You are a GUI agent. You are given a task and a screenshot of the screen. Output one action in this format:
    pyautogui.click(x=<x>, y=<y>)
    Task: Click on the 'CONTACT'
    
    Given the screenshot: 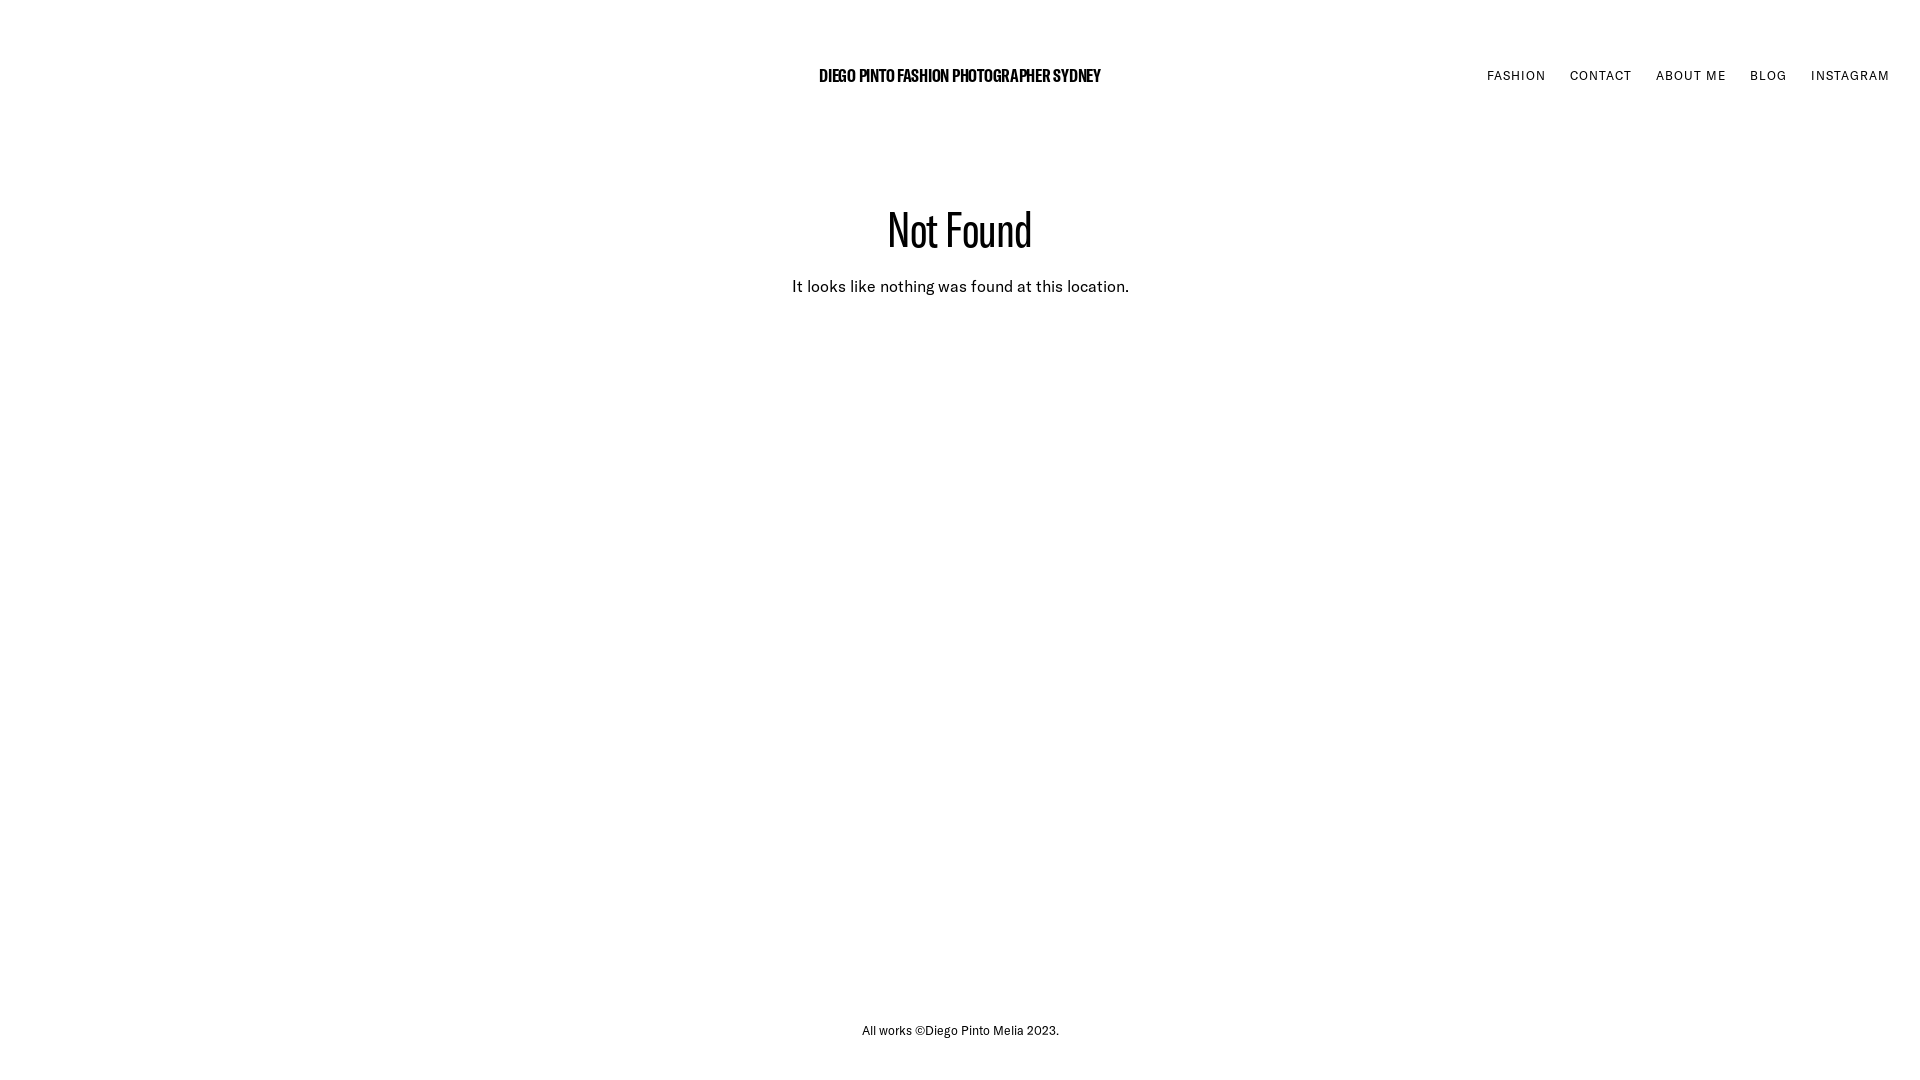 What is the action you would take?
    pyautogui.click(x=1568, y=74)
    